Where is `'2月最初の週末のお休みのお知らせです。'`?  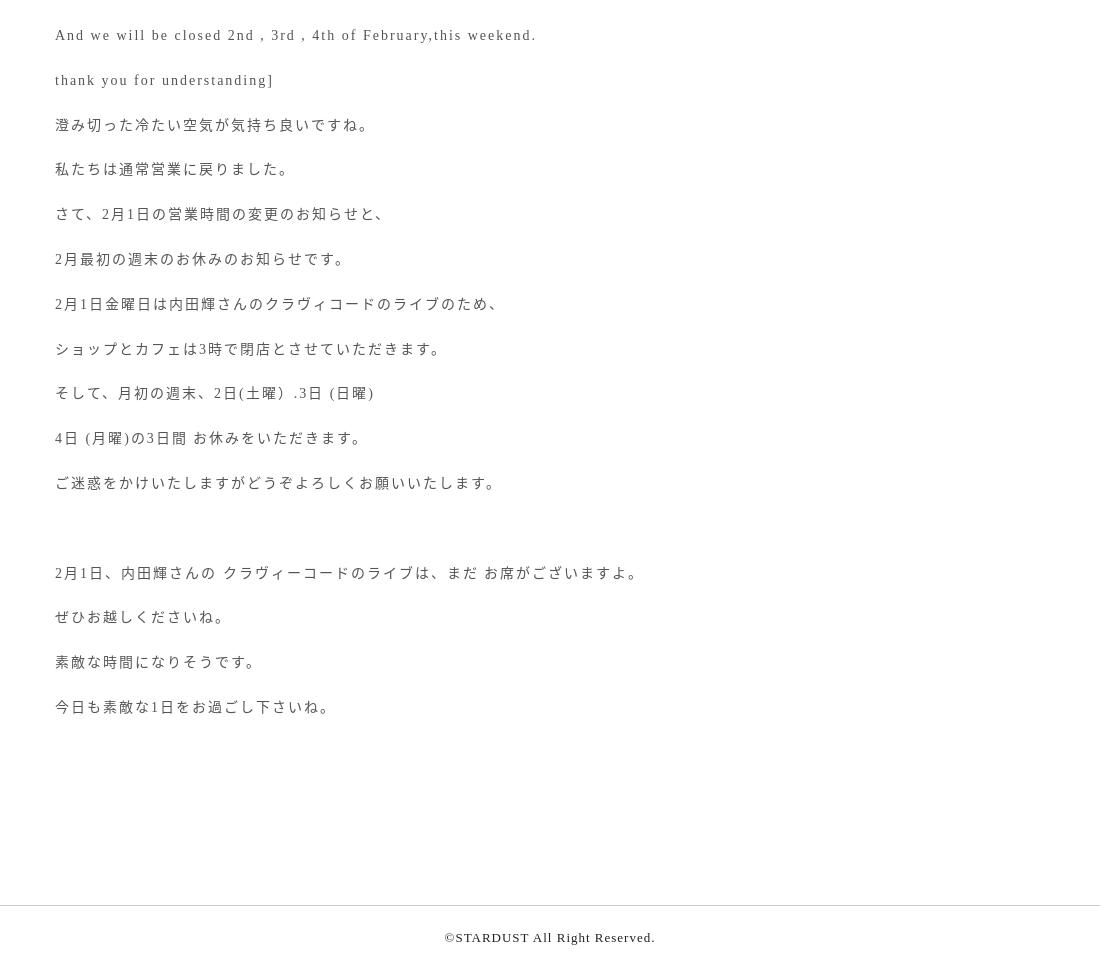
'2月最初の週末のお休みのお知らせです。' is located at coordinates (201, 258).